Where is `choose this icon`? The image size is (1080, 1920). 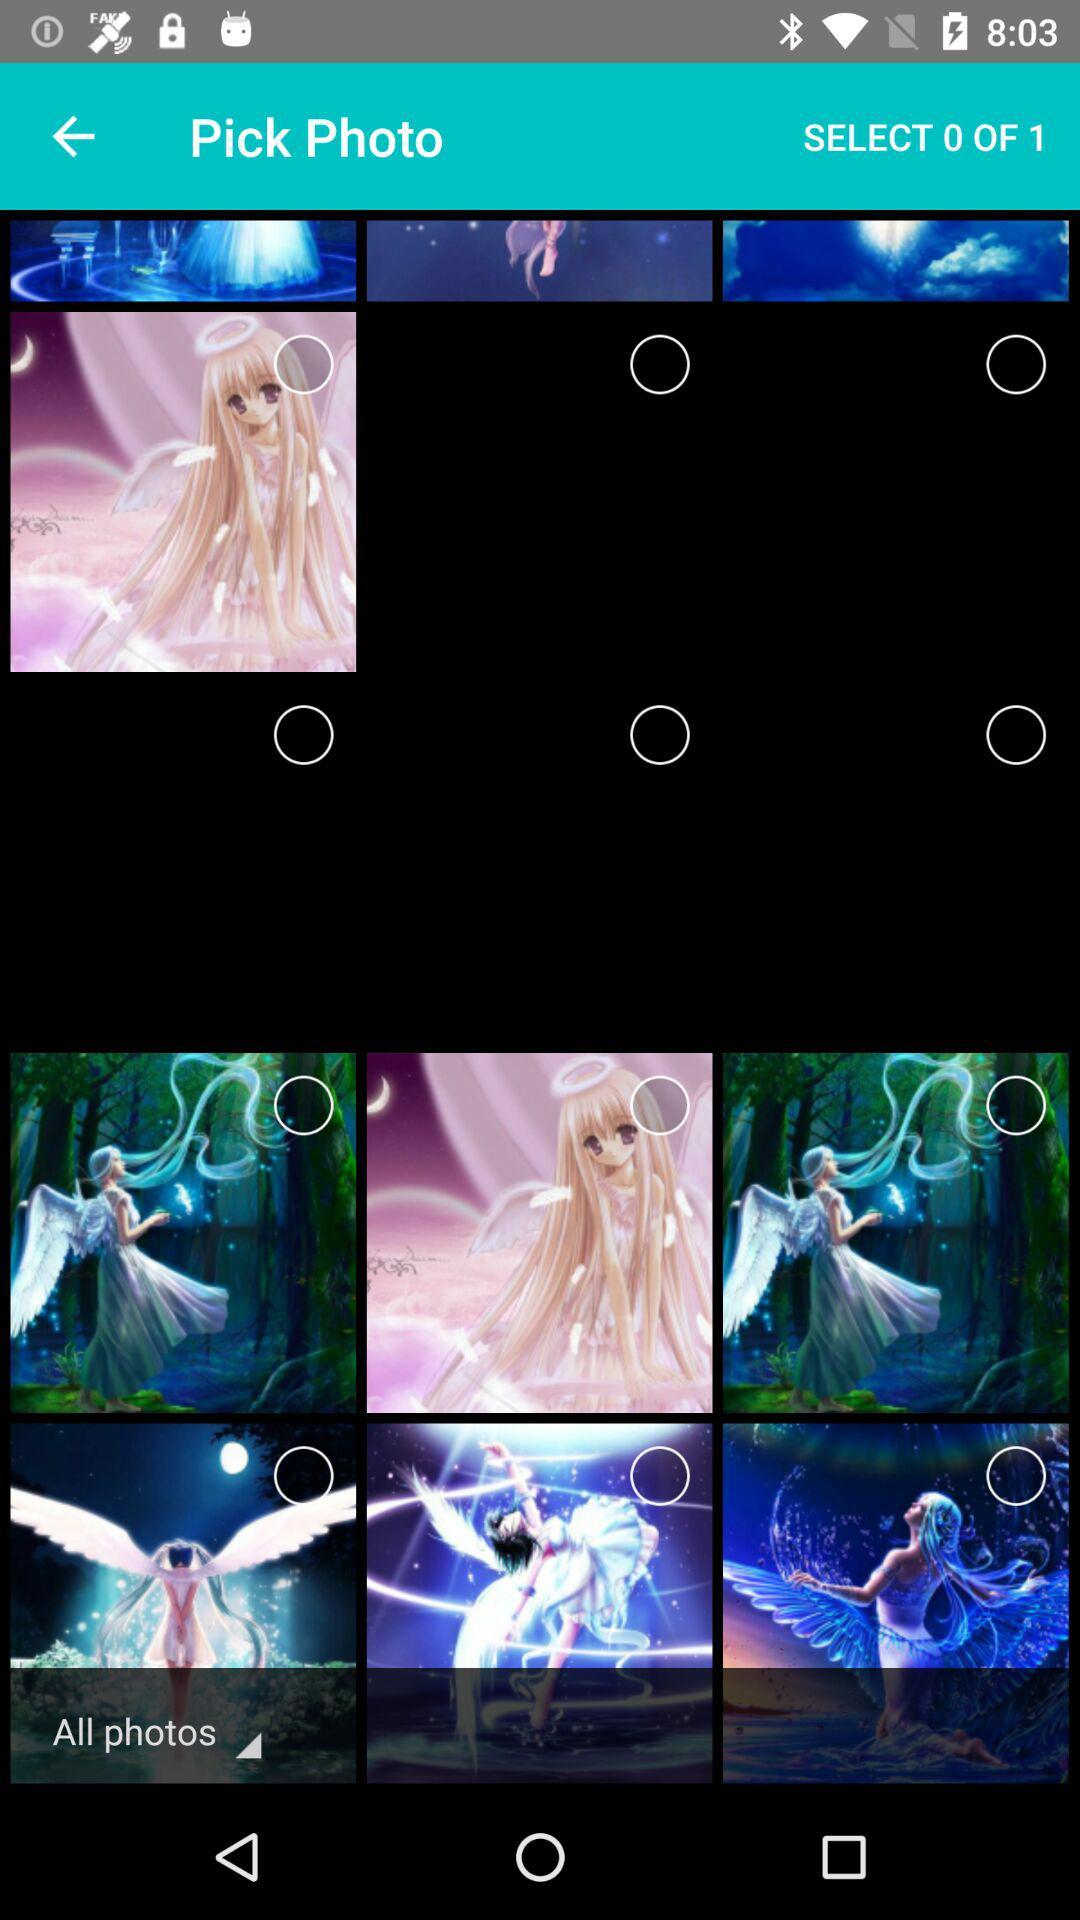 choose this icon is located at coordinates (1016, 1476).